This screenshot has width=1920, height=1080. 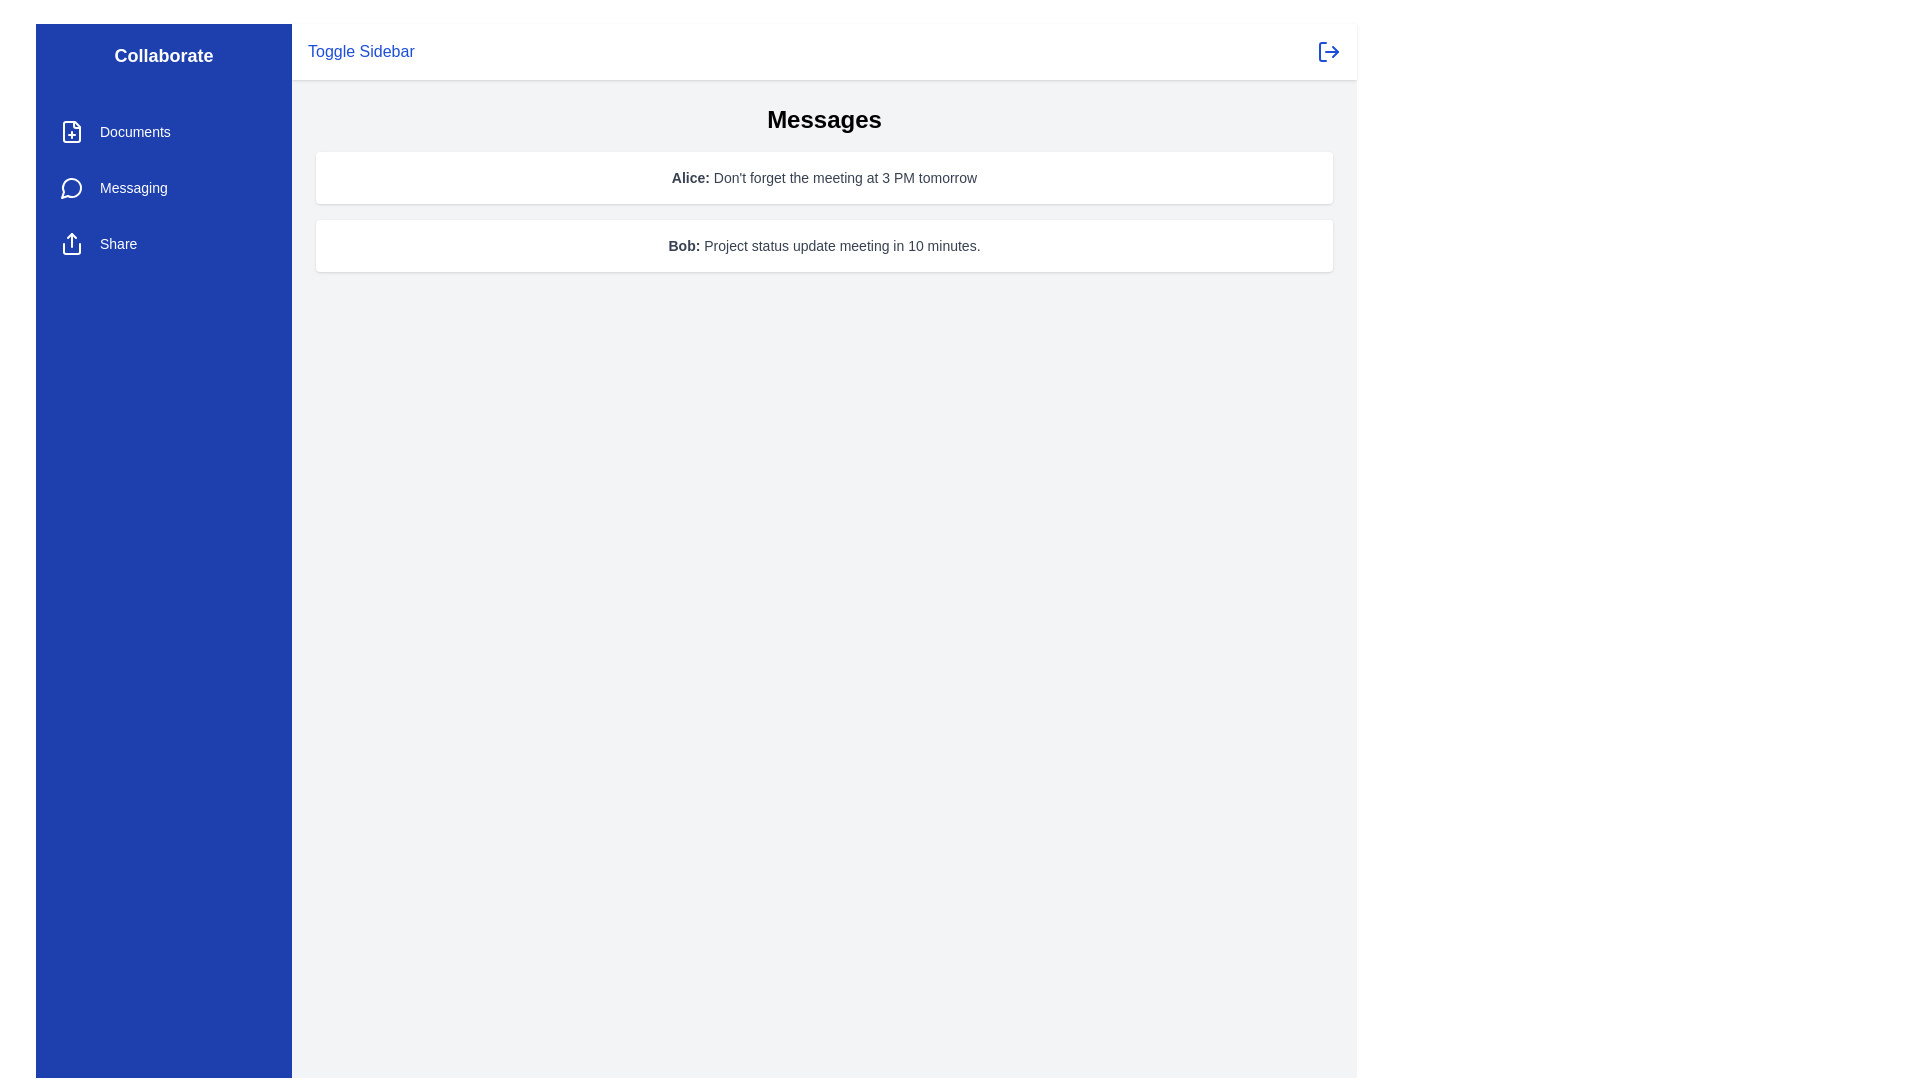 I want to click on the navigational text label located in the left-hand sidebar, positioned second from the top, so click(x=134, y=131).